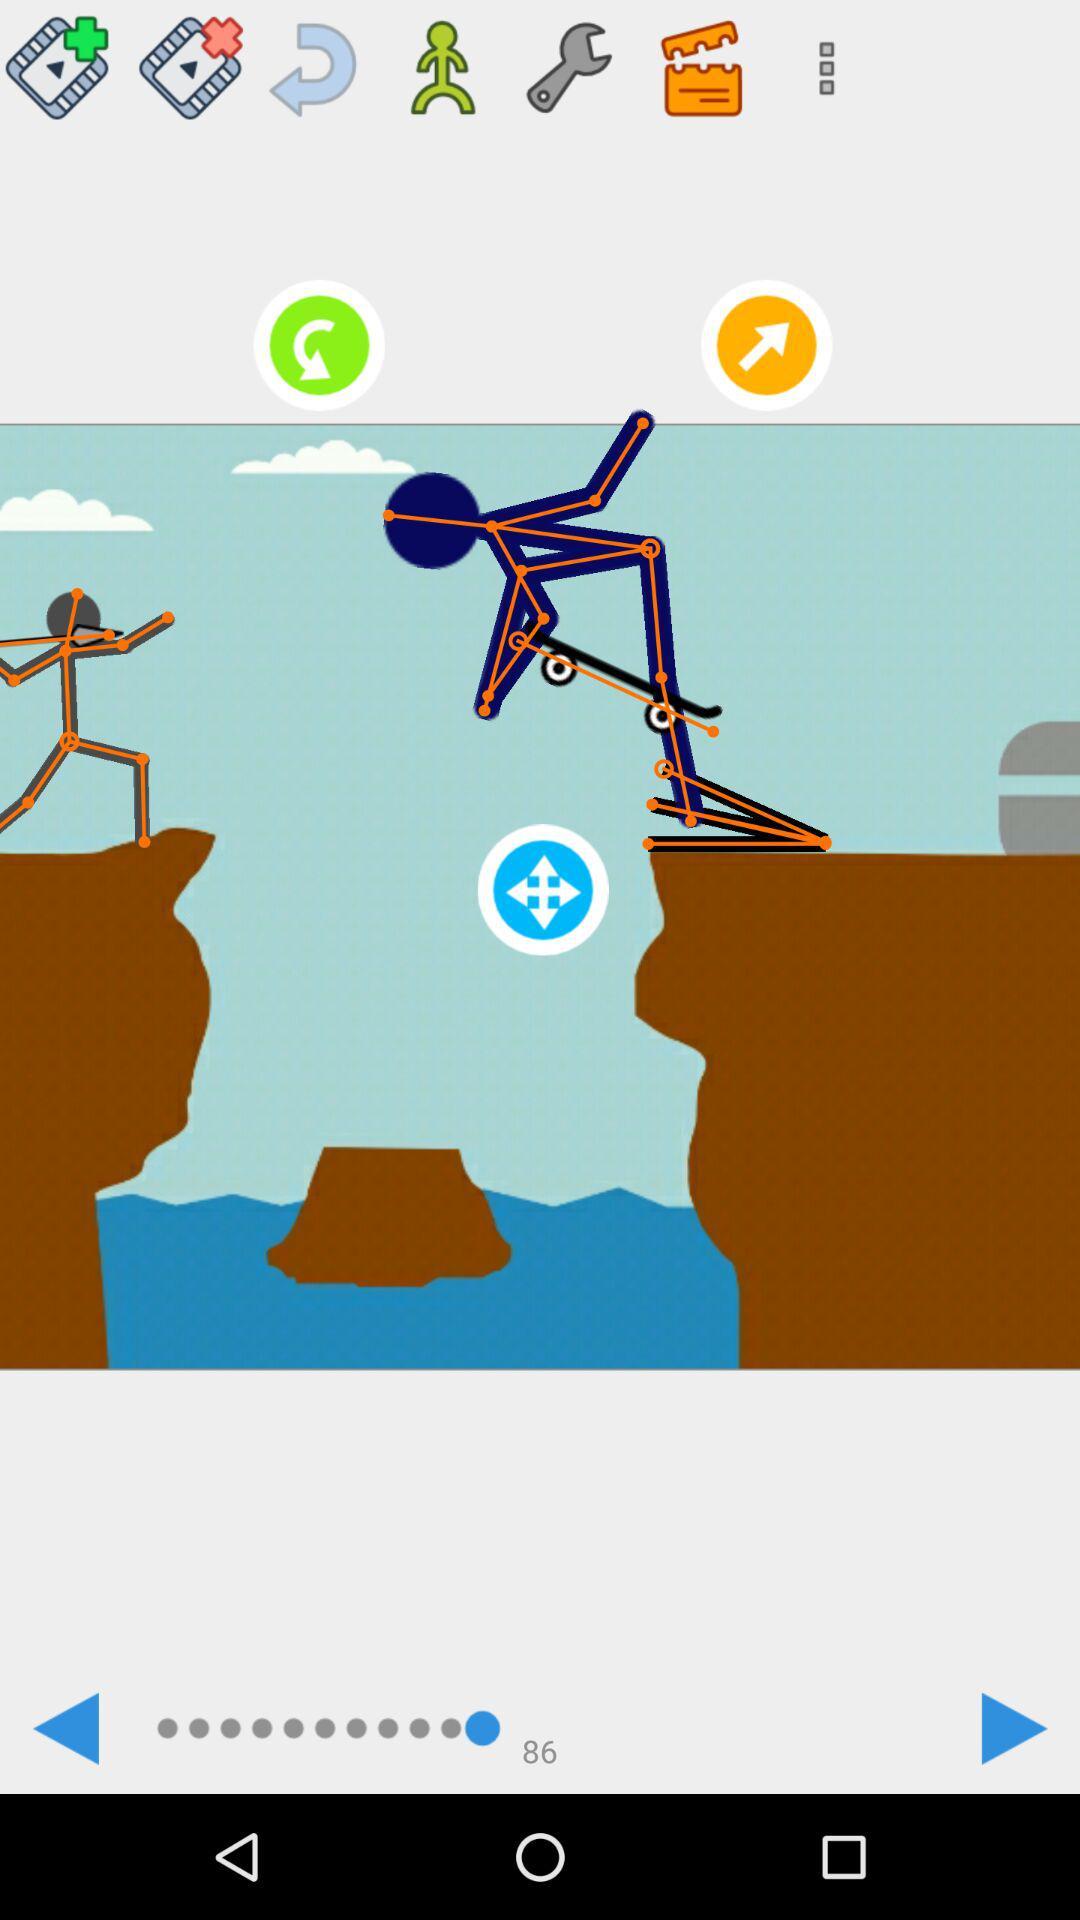  Describe the element at coordinates (820, 60) in the screenshot. I see `show menu options` at that location.